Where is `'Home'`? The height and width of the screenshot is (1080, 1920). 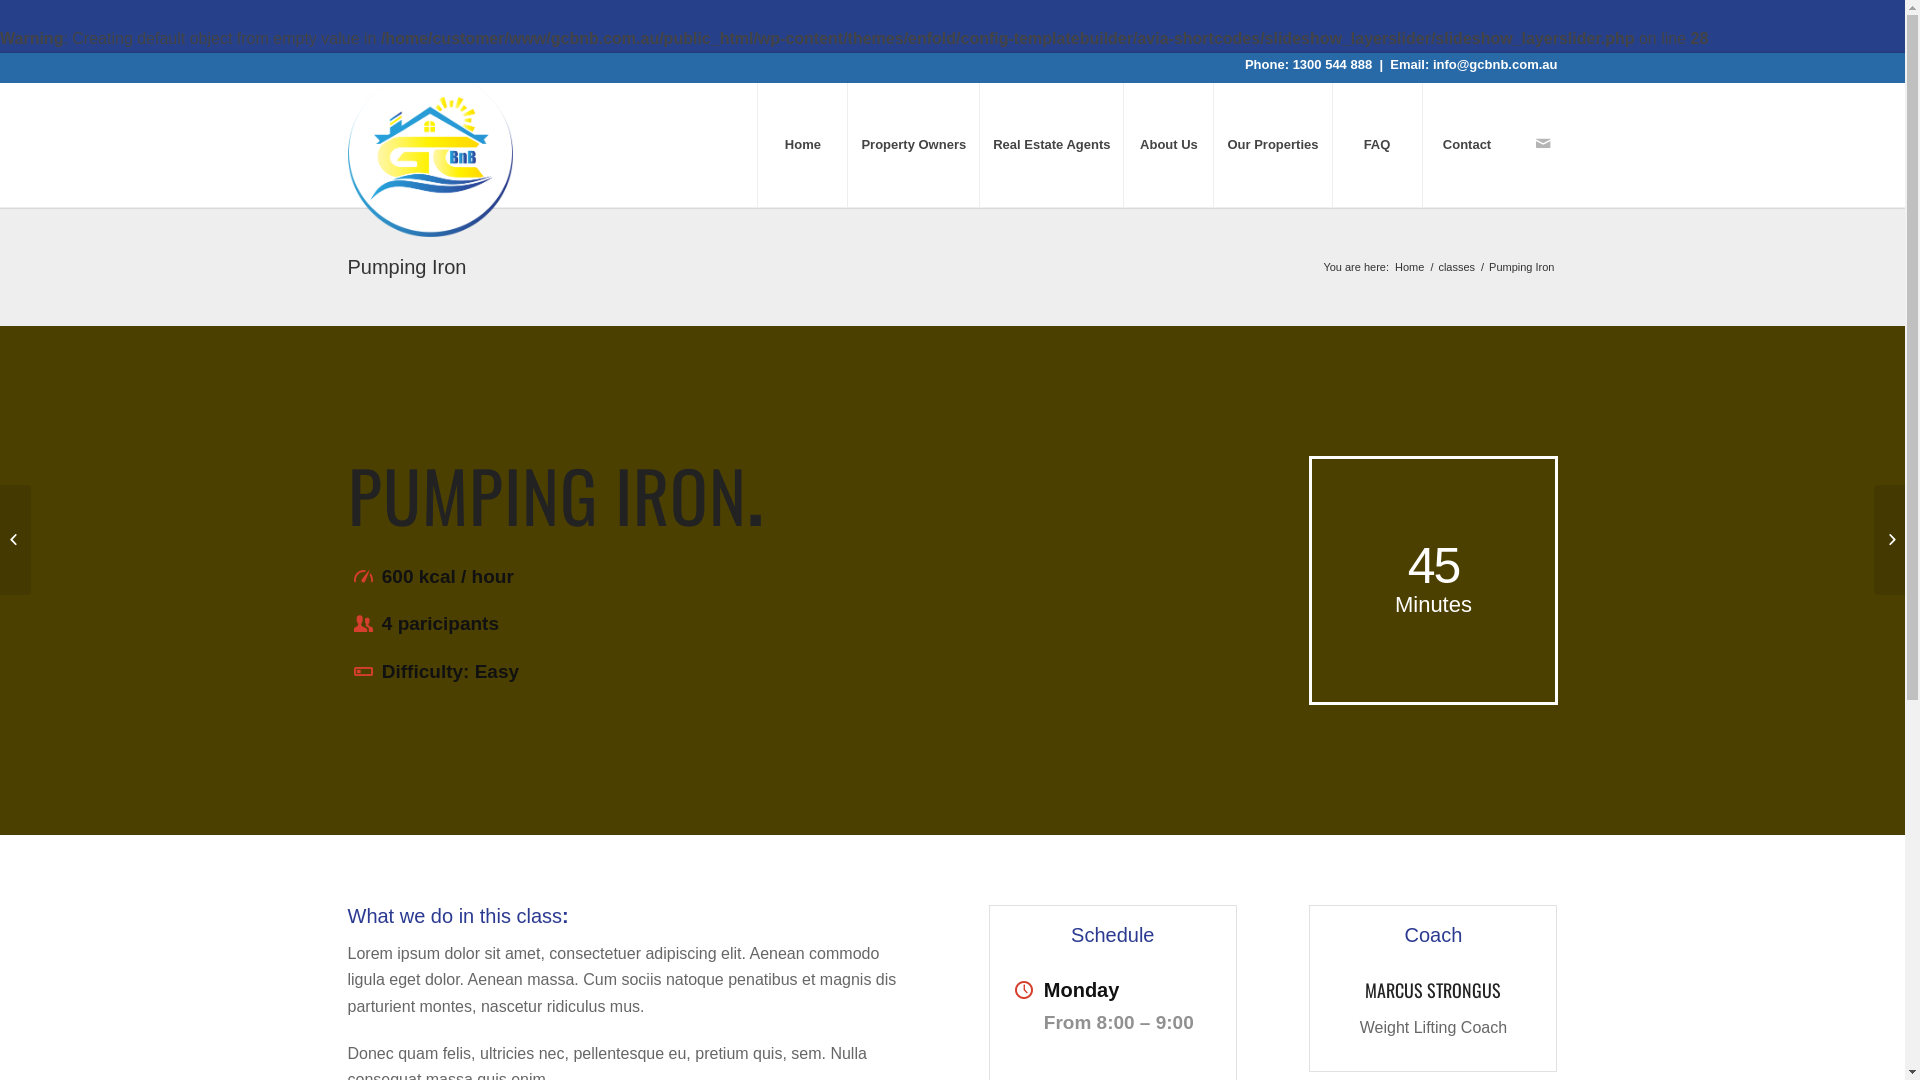 'Home' is located at coordinates (1408, 266).